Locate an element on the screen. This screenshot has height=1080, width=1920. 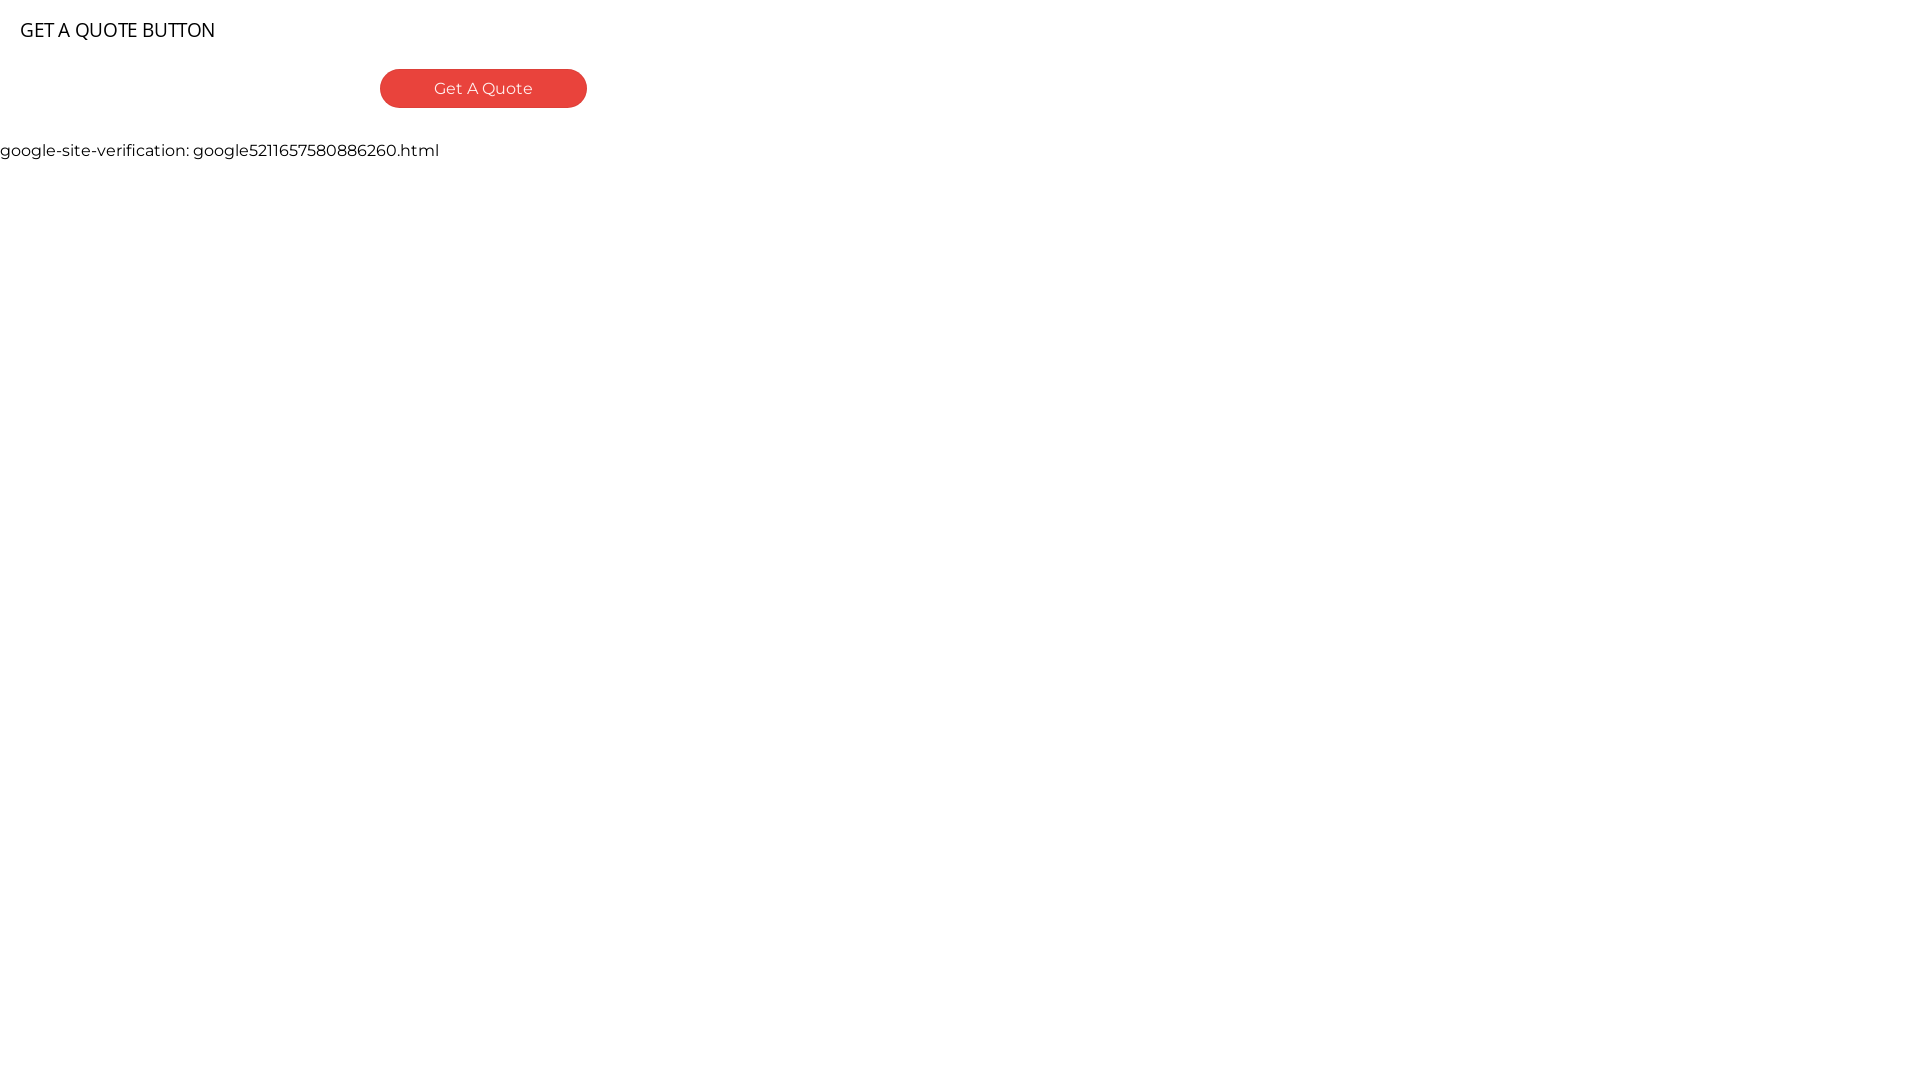
'Get A Quote' is located at coordinates (483, 87).